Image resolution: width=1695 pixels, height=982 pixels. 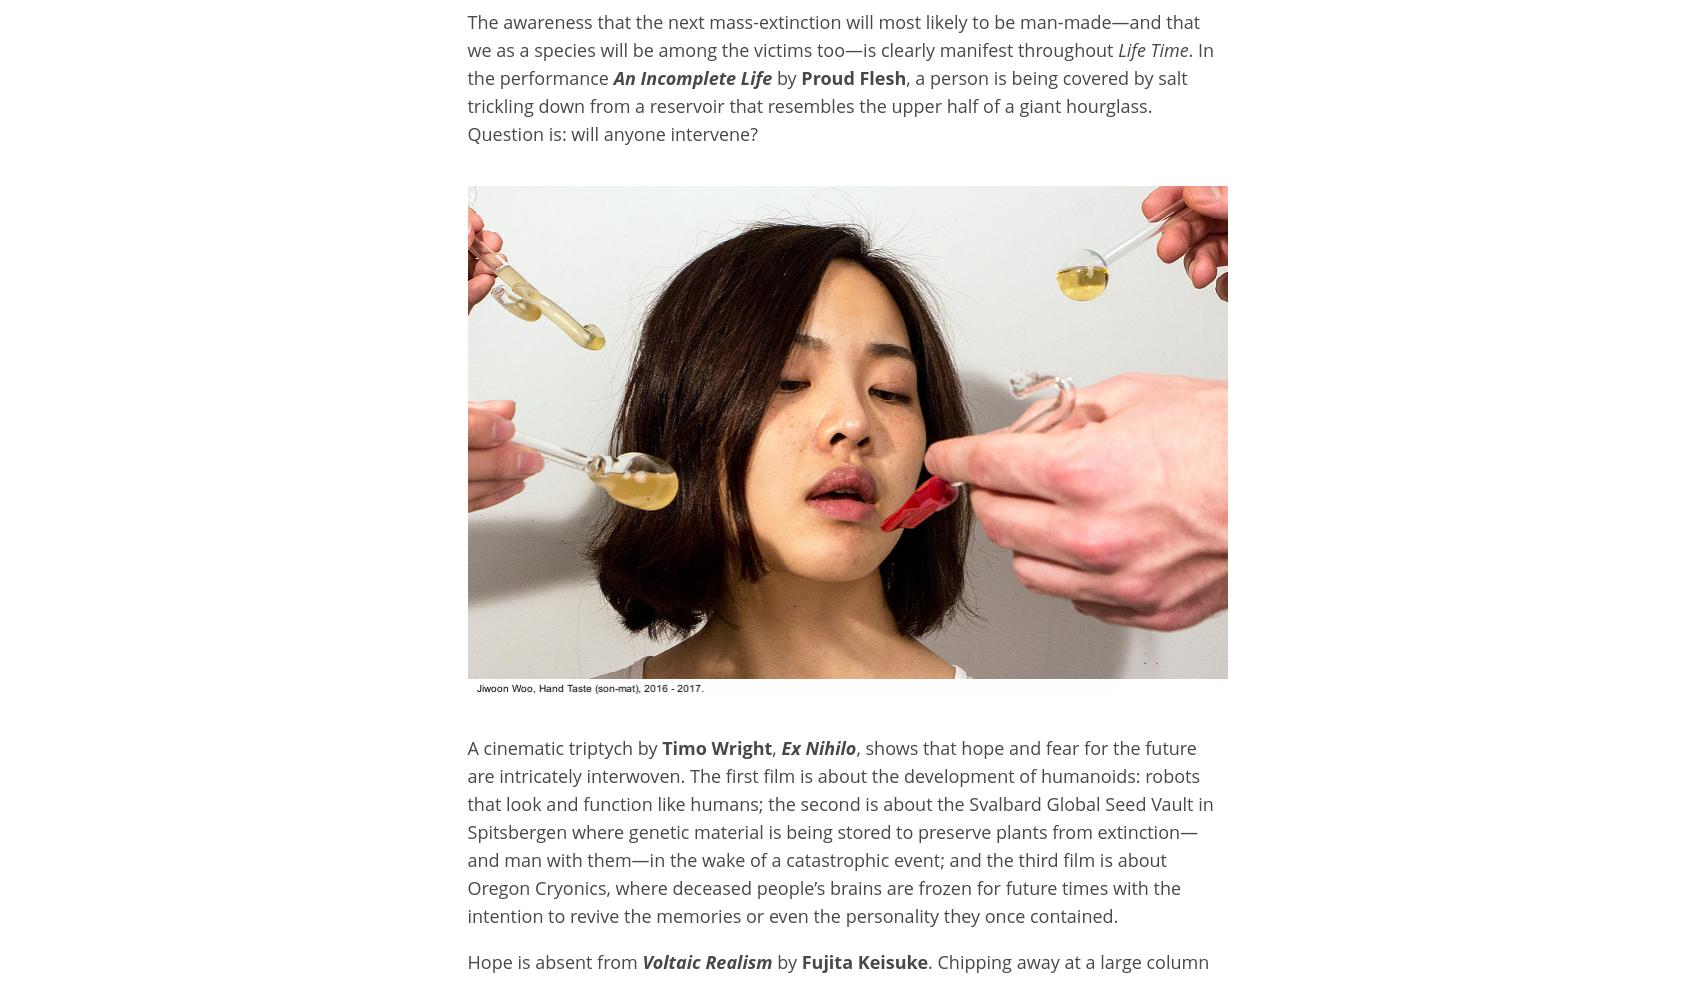 I want to click on 'Life Time', so click(x=1149, y=48).